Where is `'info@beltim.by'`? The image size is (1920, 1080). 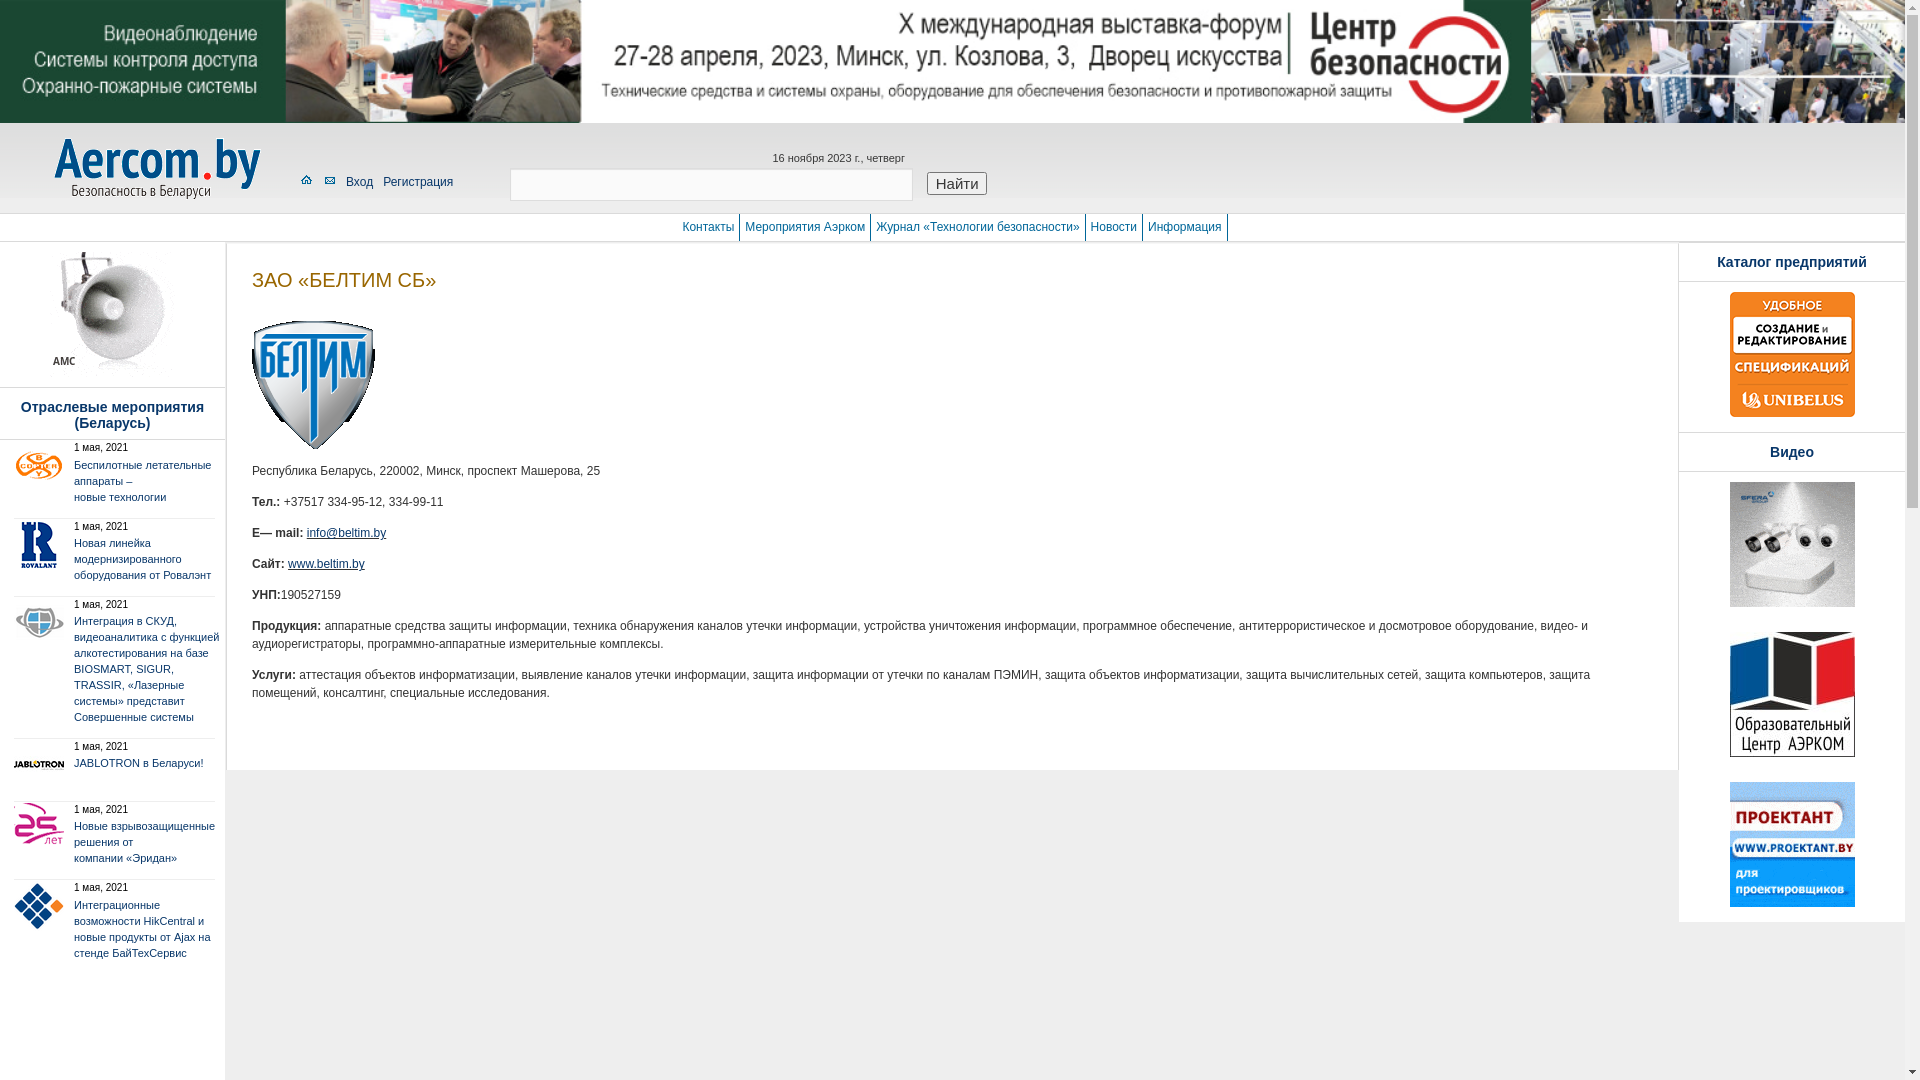 'info@beltim.by' is located at coordinates (306, 531).